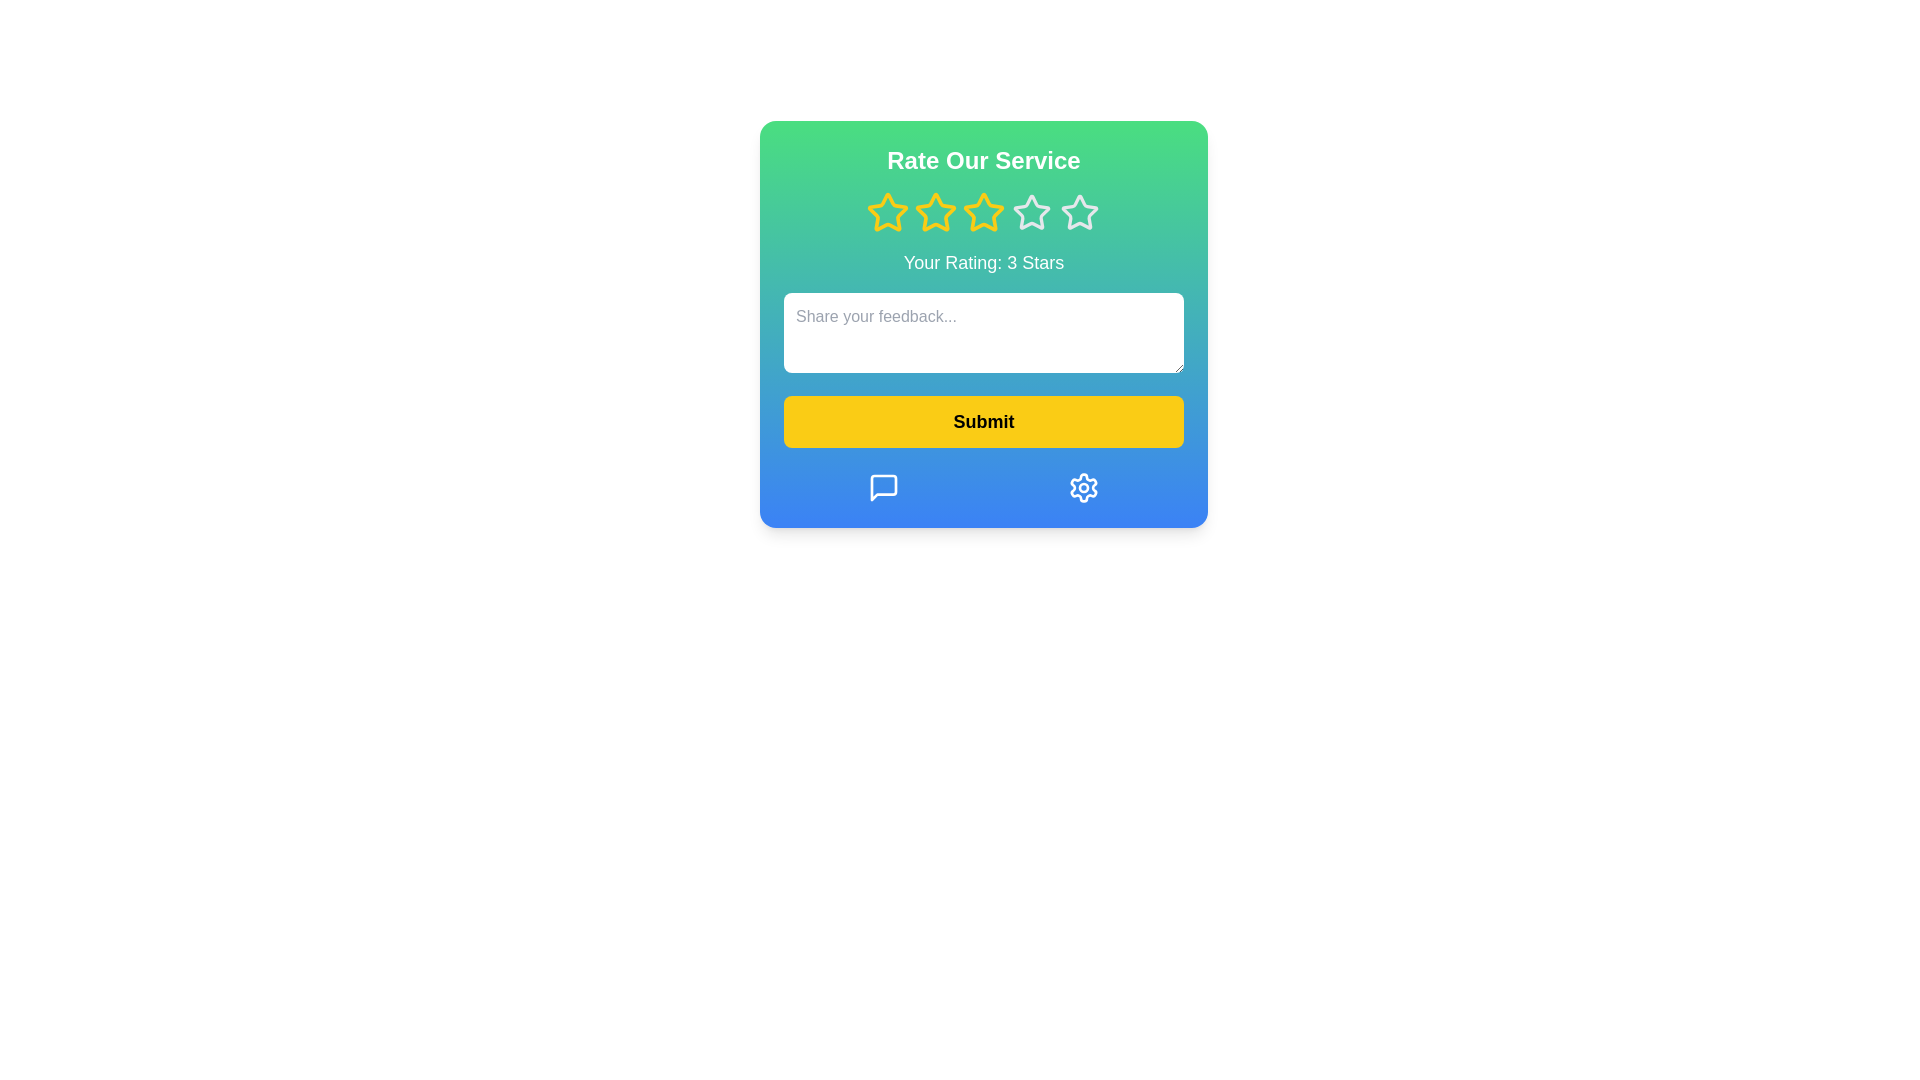  I want to click on the third star icon from the left in the group of five stars, so click(983, 212).